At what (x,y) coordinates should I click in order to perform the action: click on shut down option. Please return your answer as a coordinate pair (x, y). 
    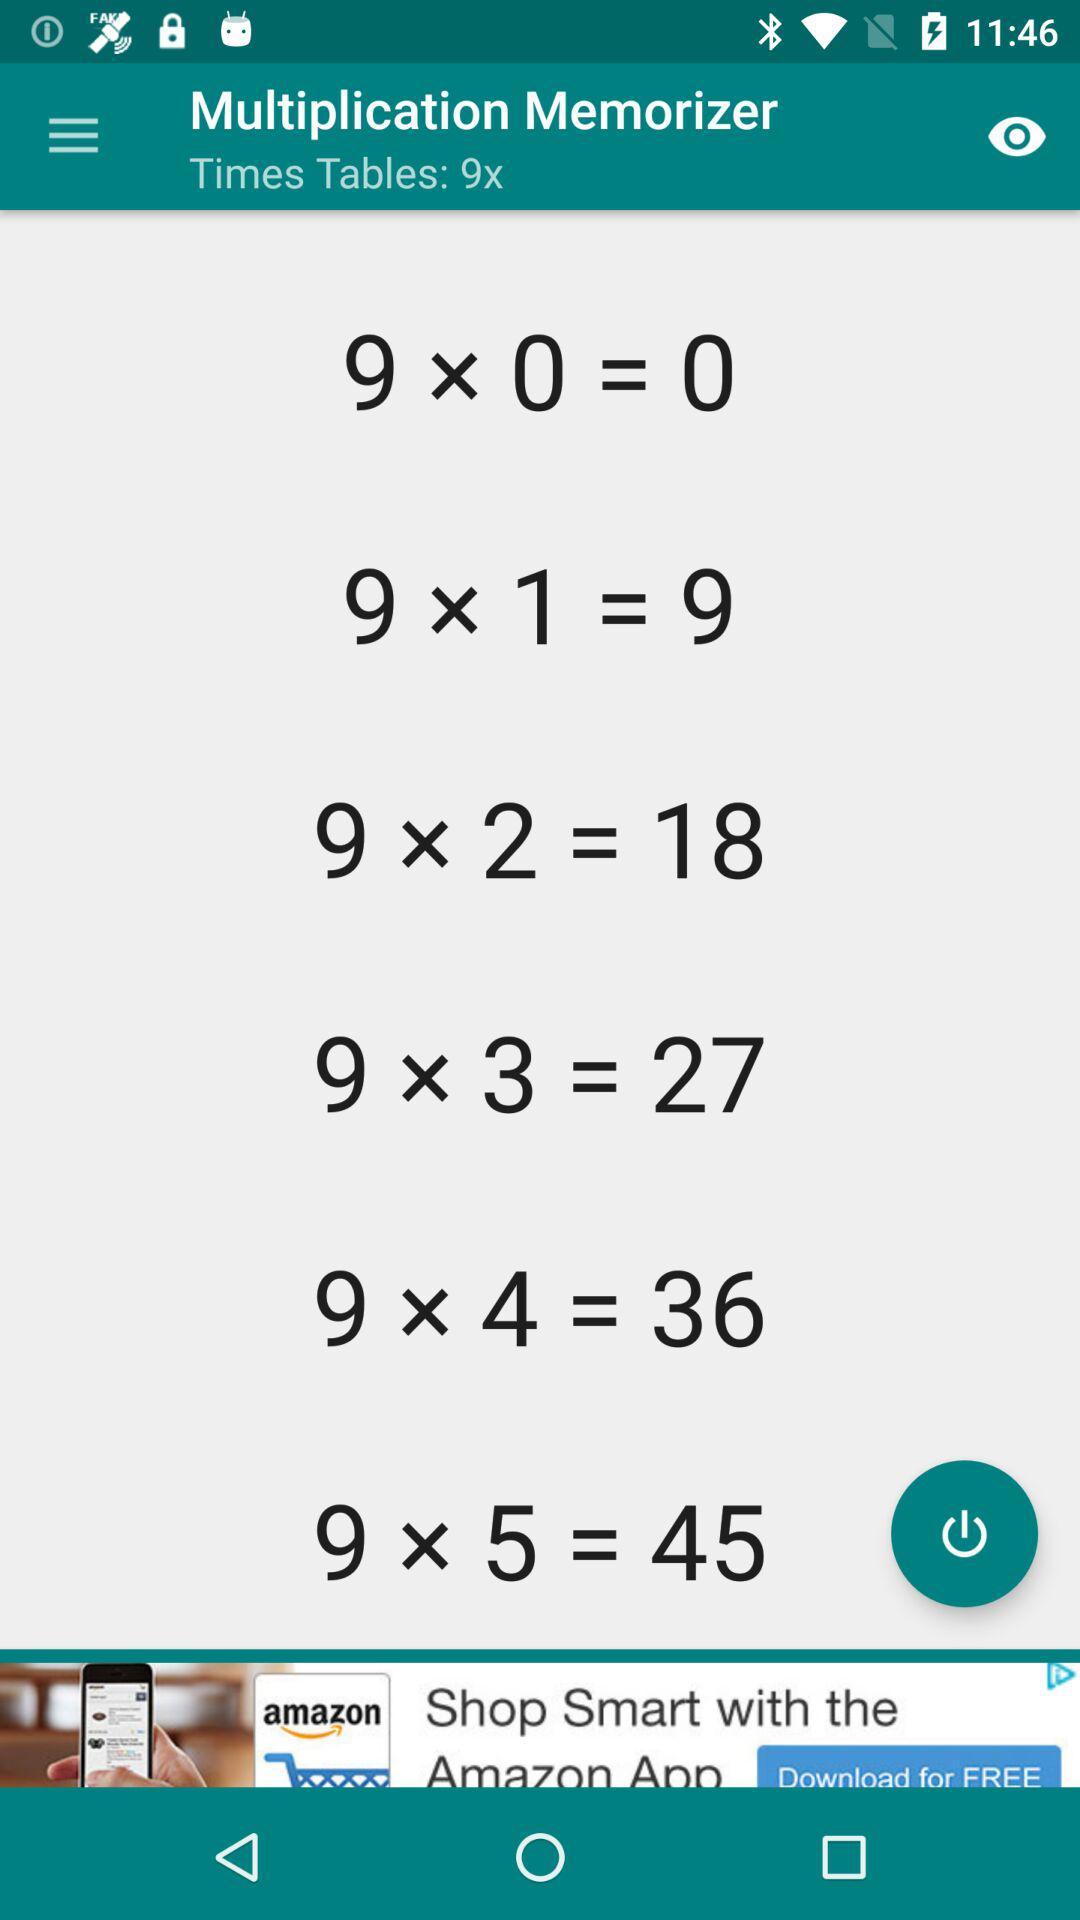
    Looking at the image, I should click on (963, 1532).